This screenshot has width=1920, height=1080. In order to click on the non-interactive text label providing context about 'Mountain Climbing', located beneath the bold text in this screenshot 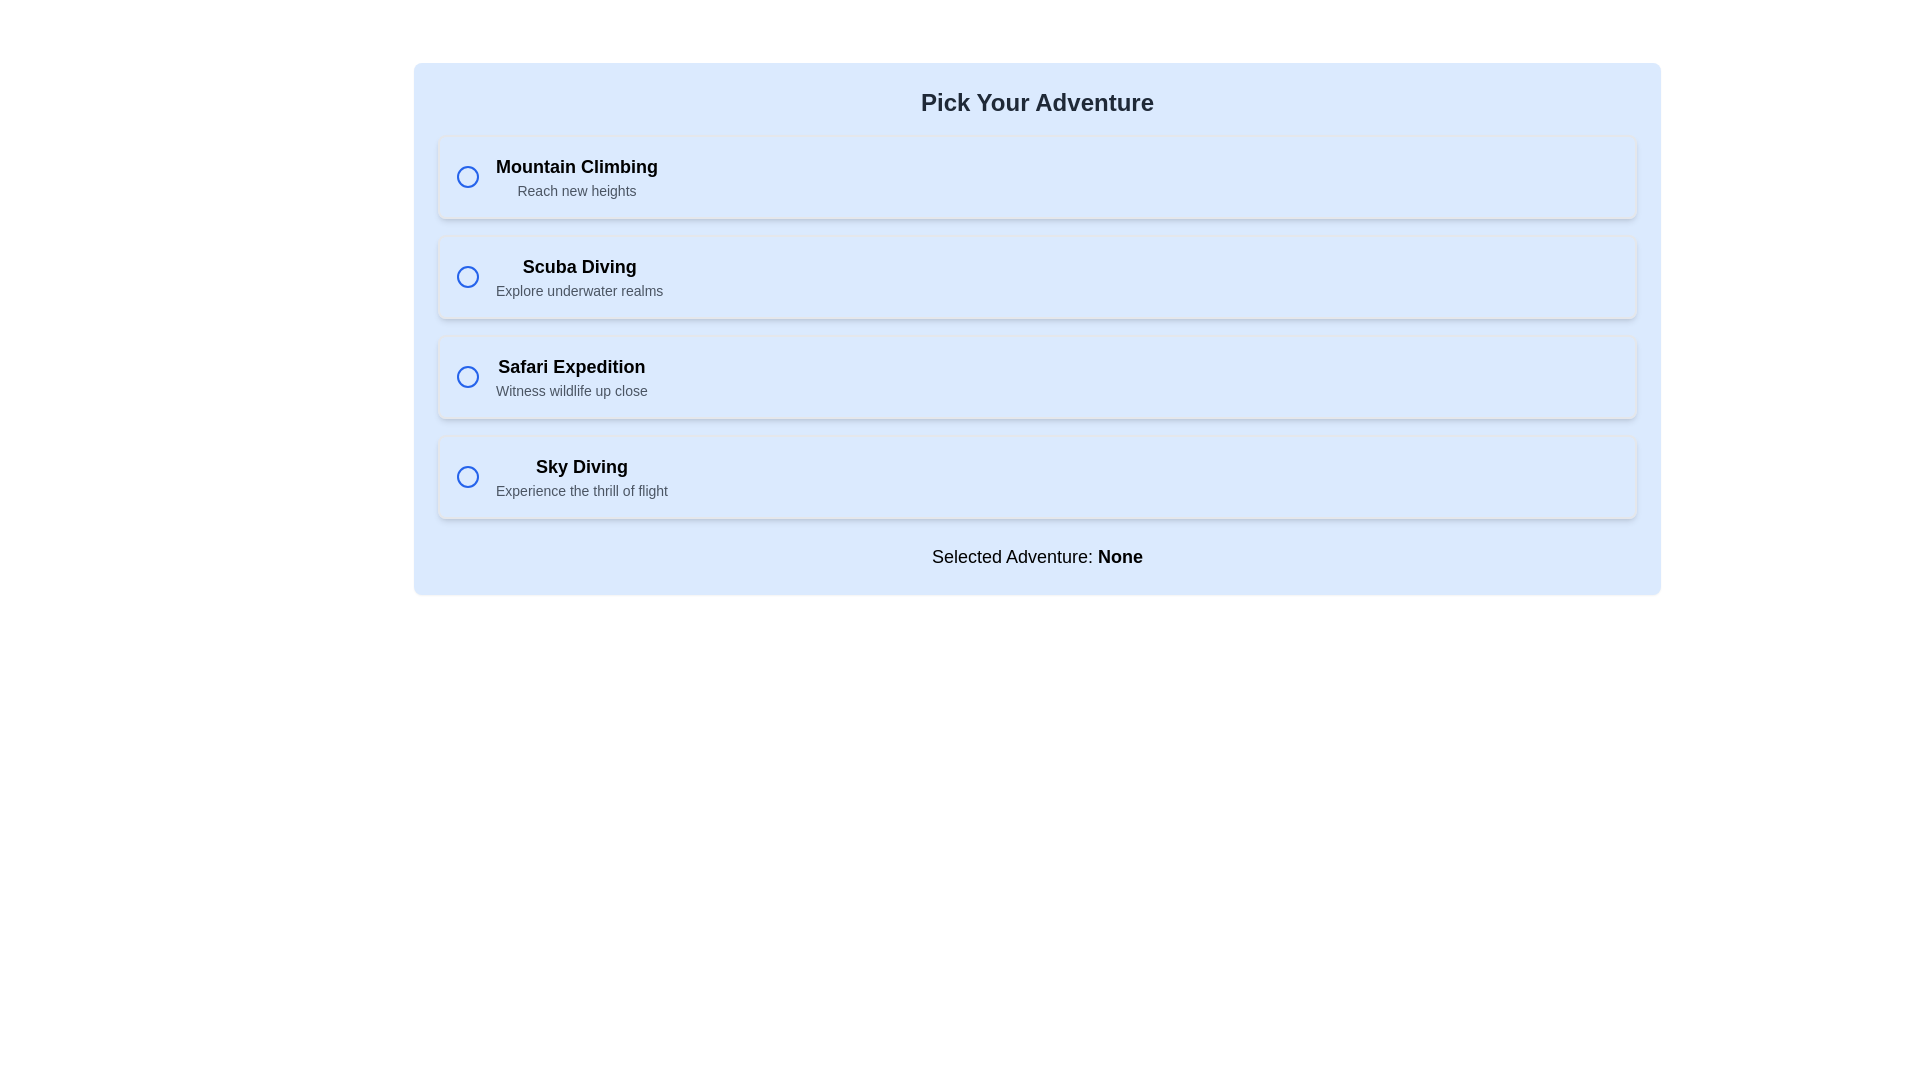, I will do `click(575, 191)`.